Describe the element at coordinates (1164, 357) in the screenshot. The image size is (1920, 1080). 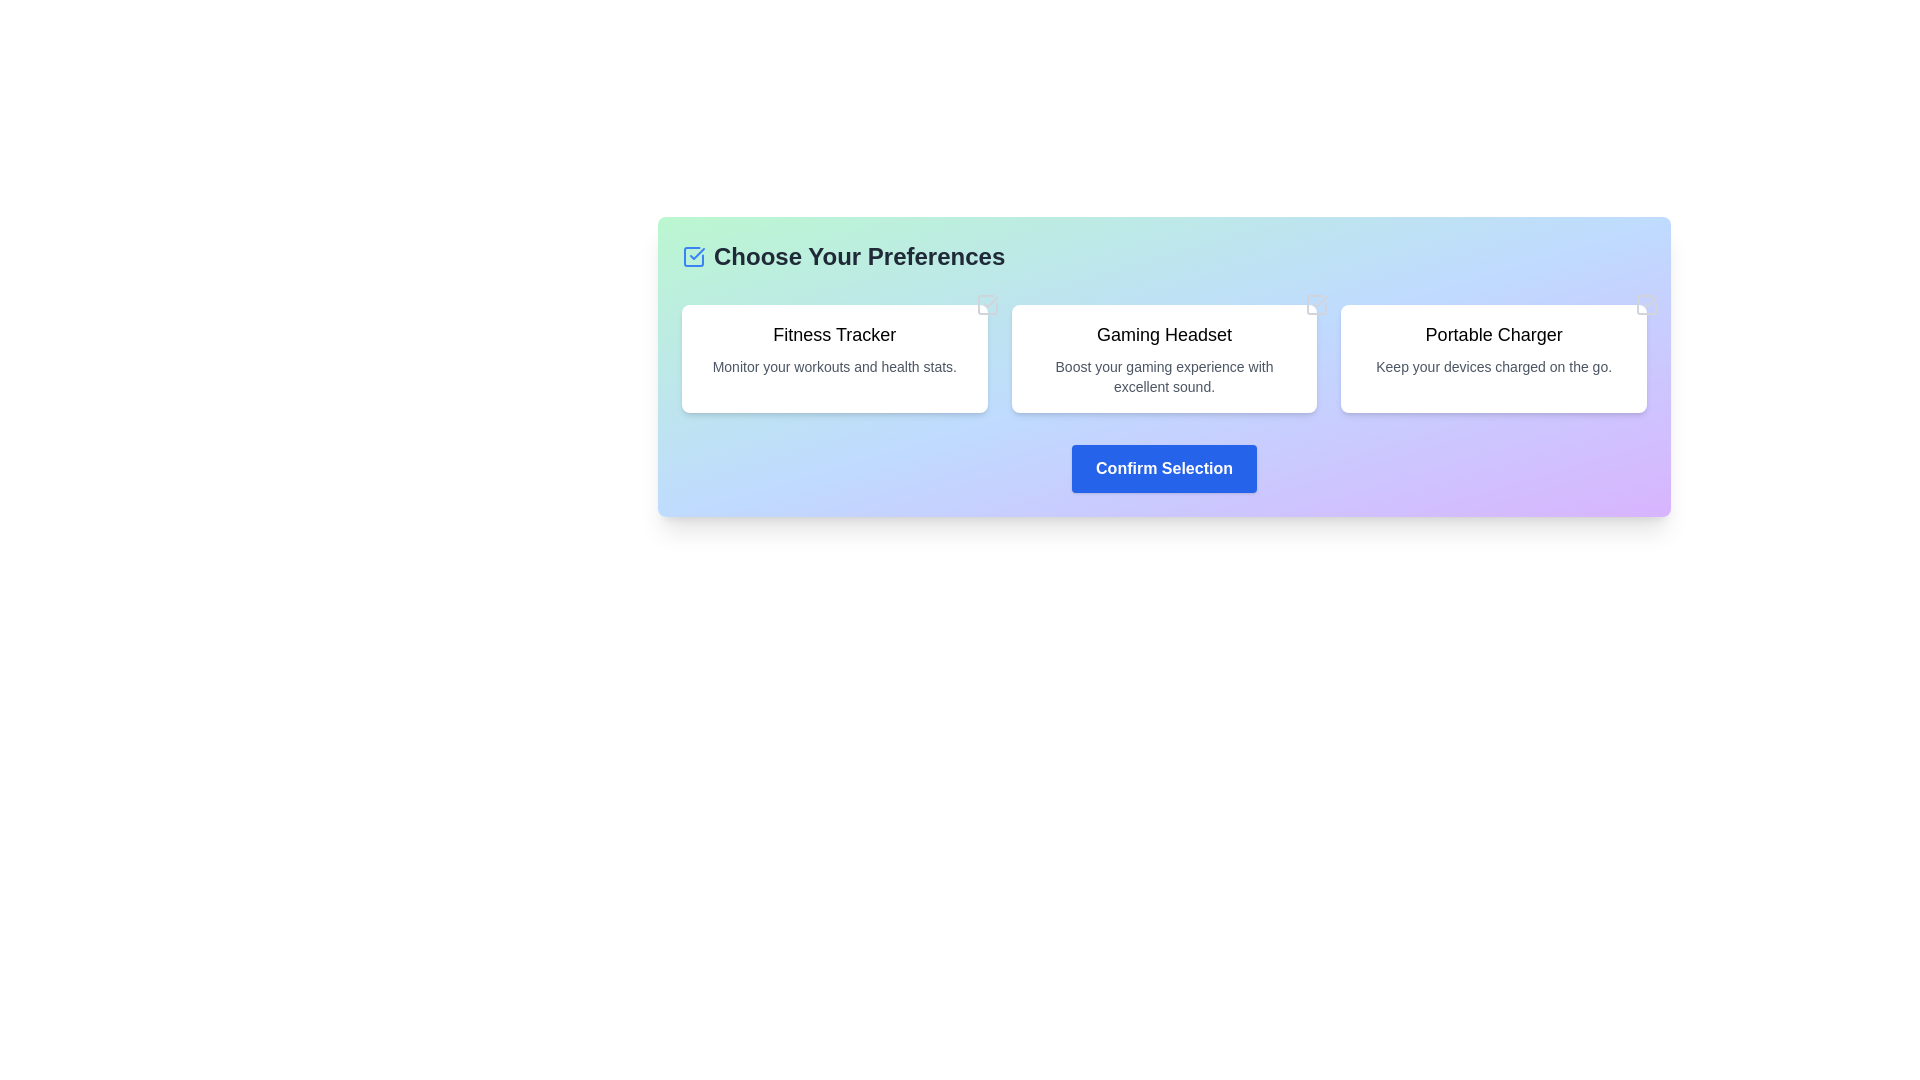
I see `to select the 'Gaming Headset' card, which is a rectangular card with a white background and rounded corners, located centrally among three cards in a grid layout` at that location.